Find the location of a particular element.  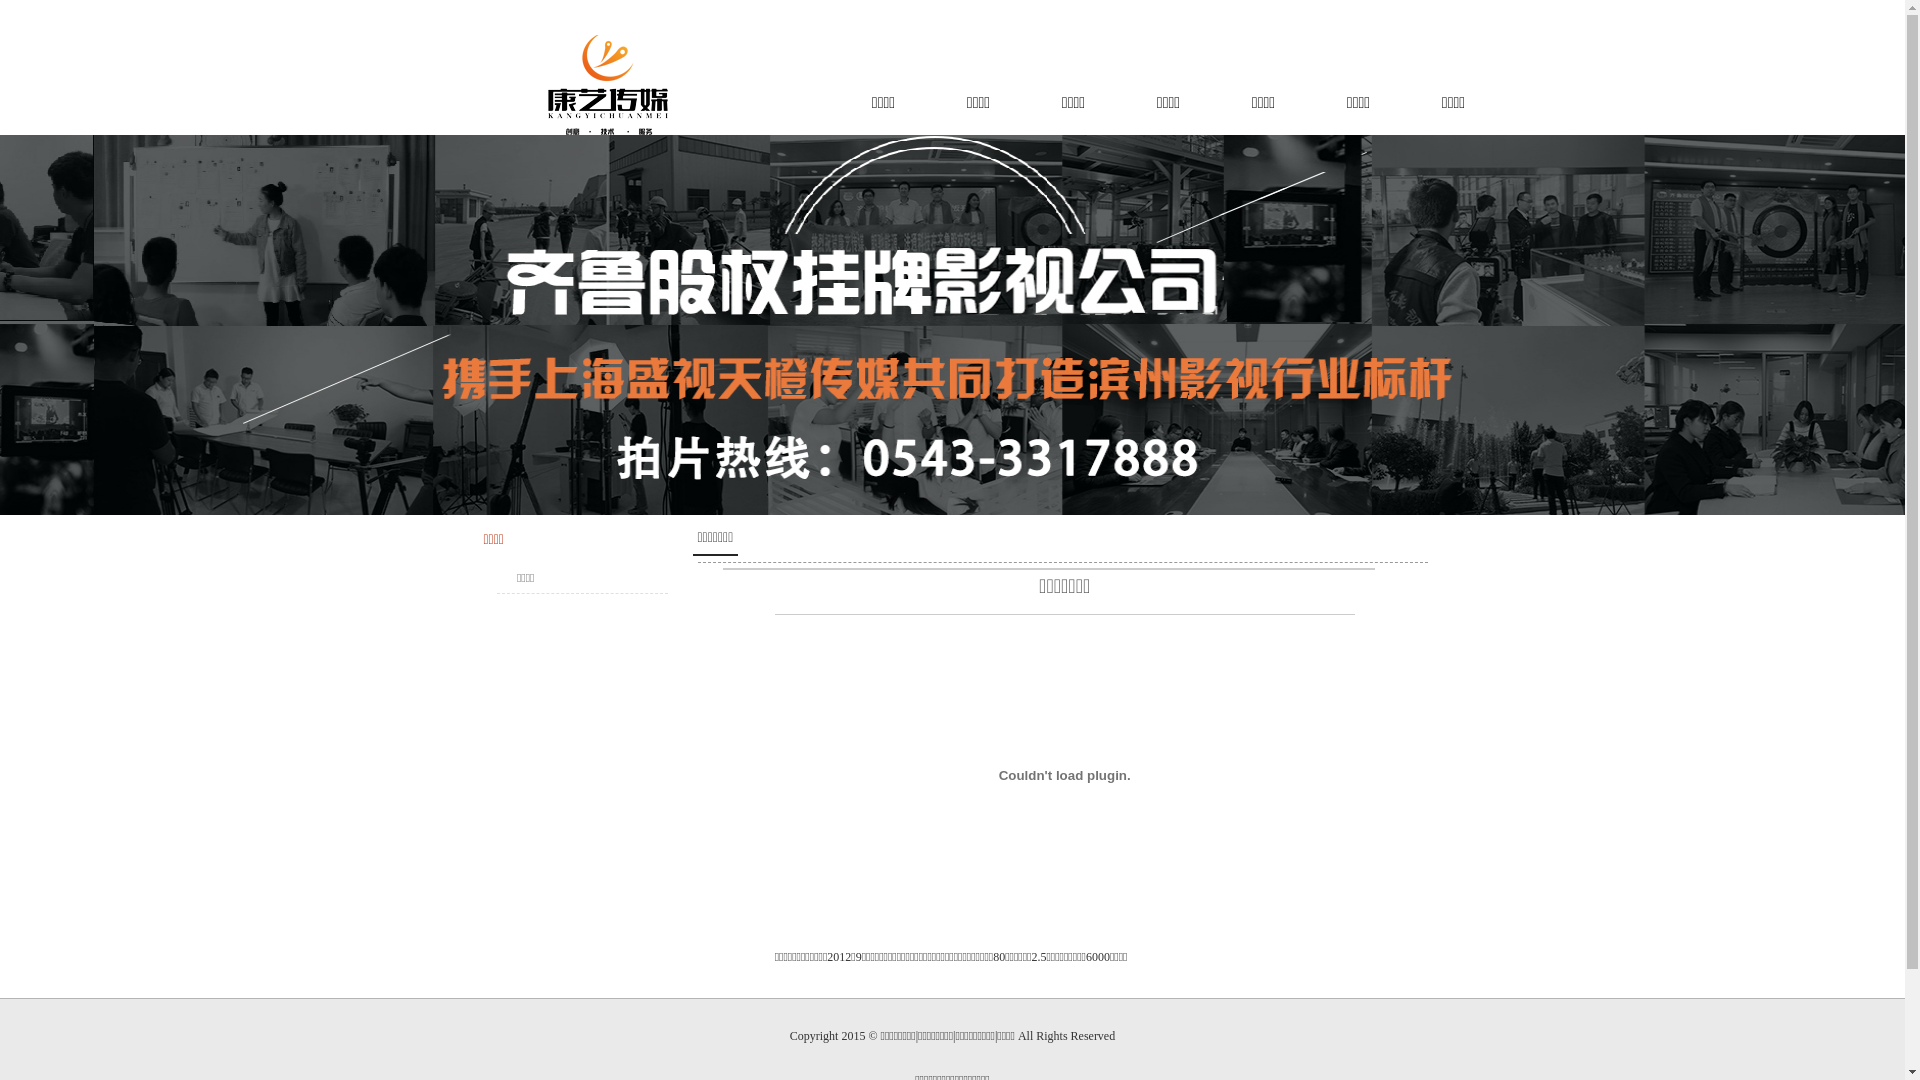

'sdyy' is located at coordinates (610, 83).